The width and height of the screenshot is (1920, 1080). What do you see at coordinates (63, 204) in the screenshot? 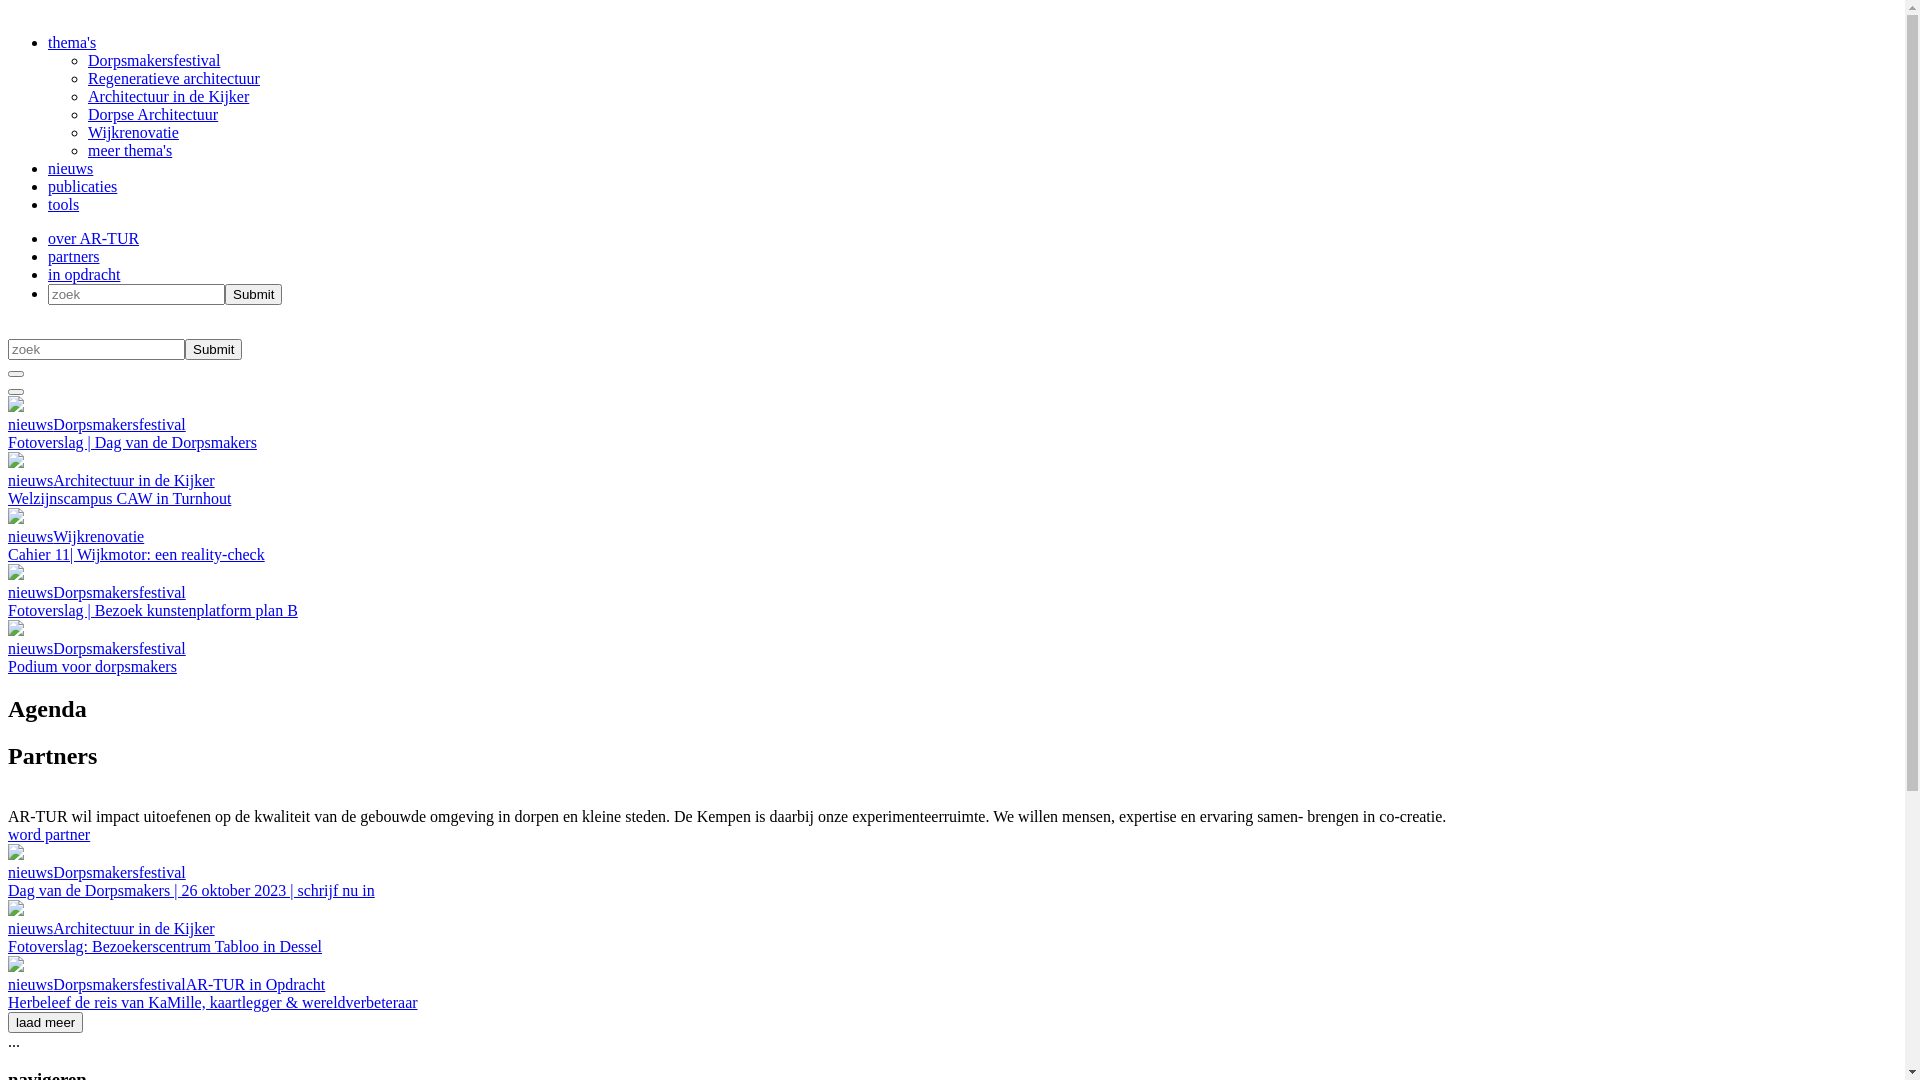
I see `'tools'` at bounding box center [63, 204].